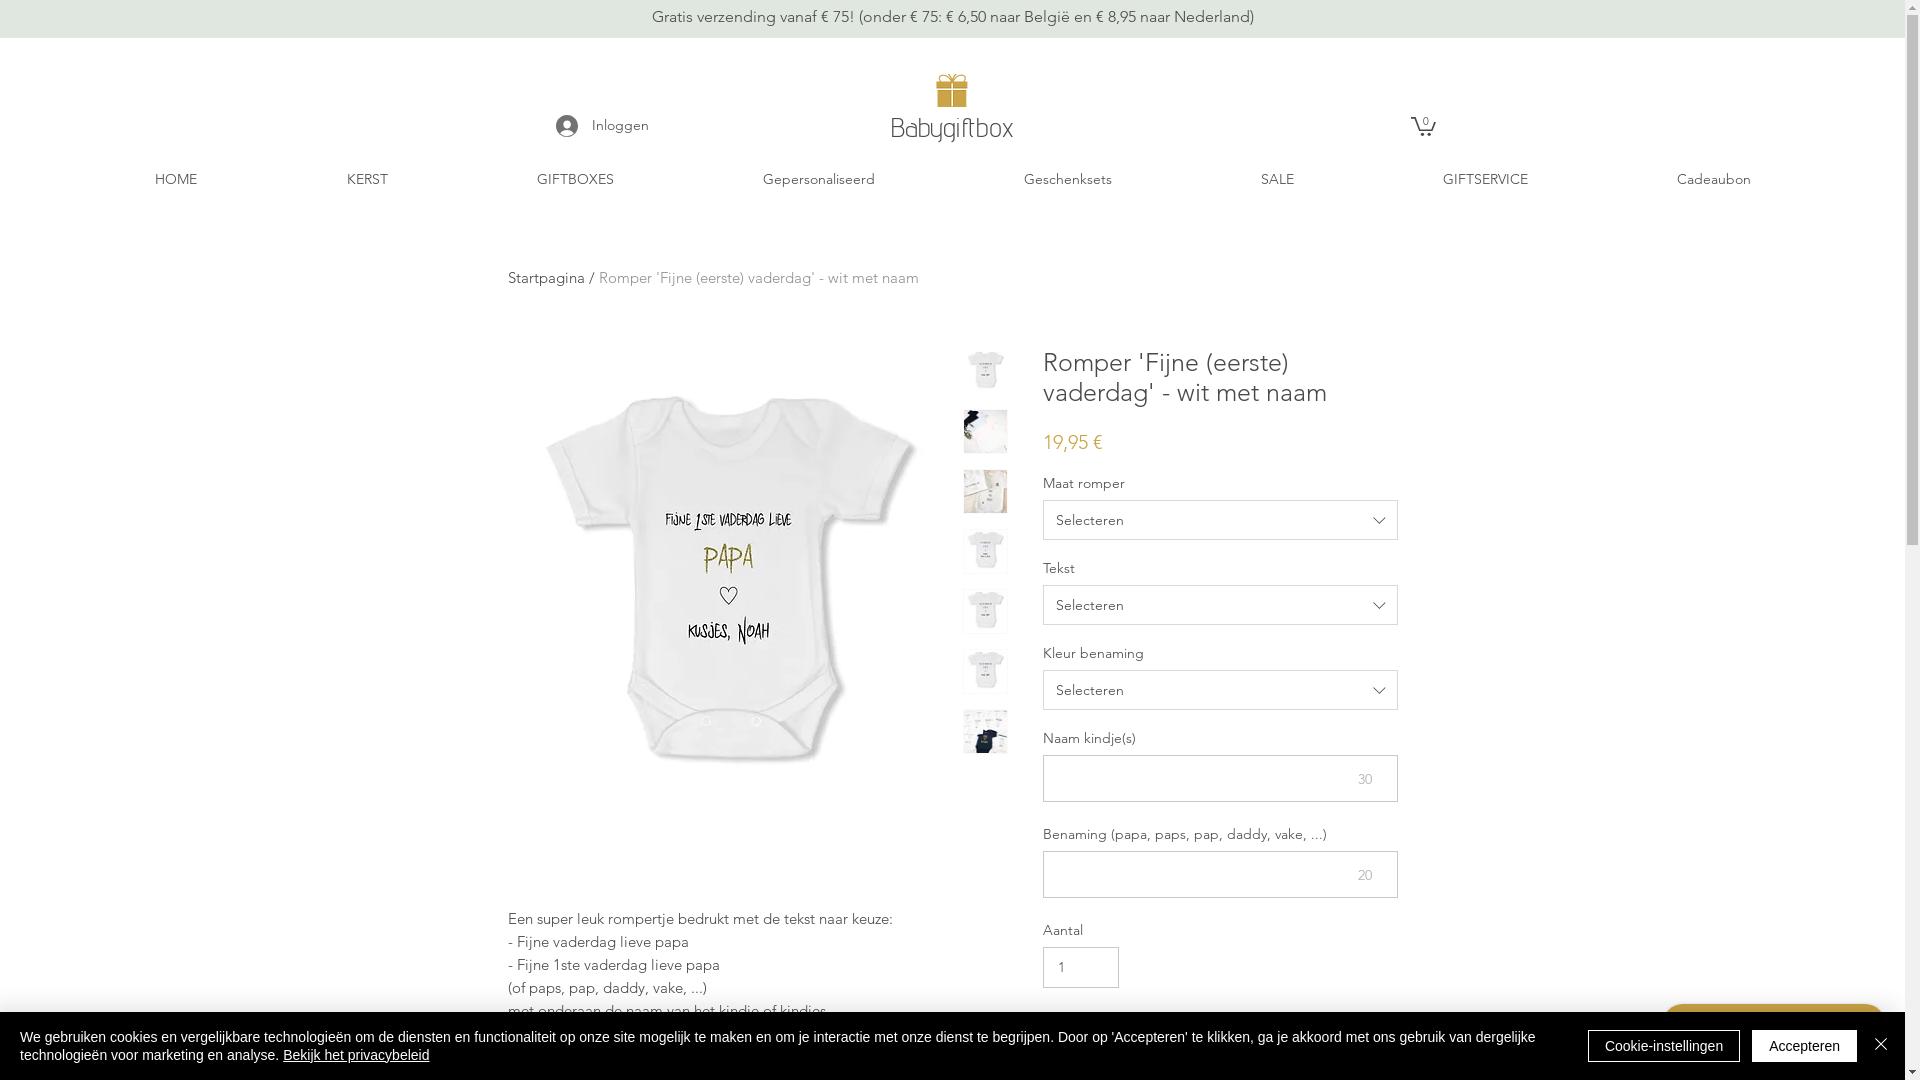 This screenshot has height=1080, width=1920. I want to click on 'Geschenksets', so click(1066, 178).